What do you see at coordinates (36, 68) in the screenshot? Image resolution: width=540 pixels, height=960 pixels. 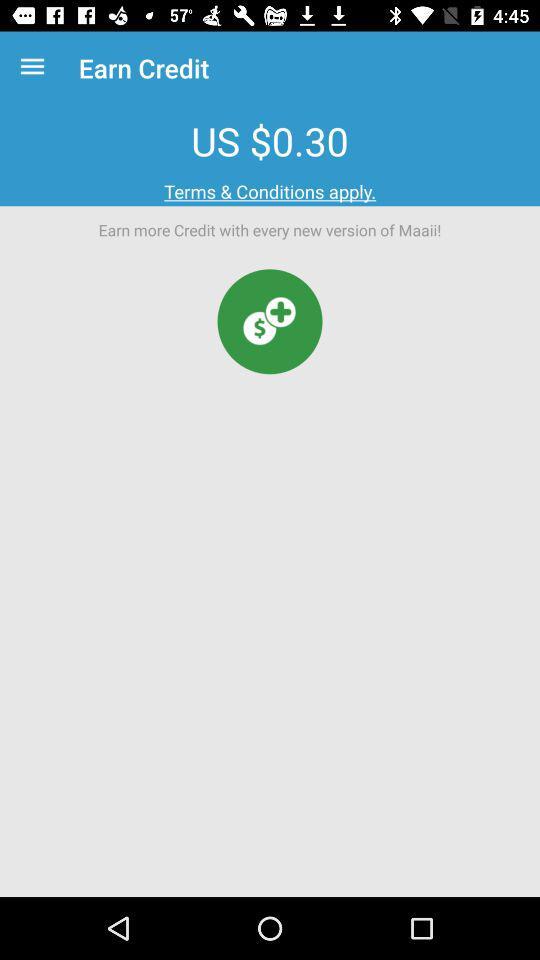 I see `the icon above the us $0.30 icon` at bounding box center [36, 68].